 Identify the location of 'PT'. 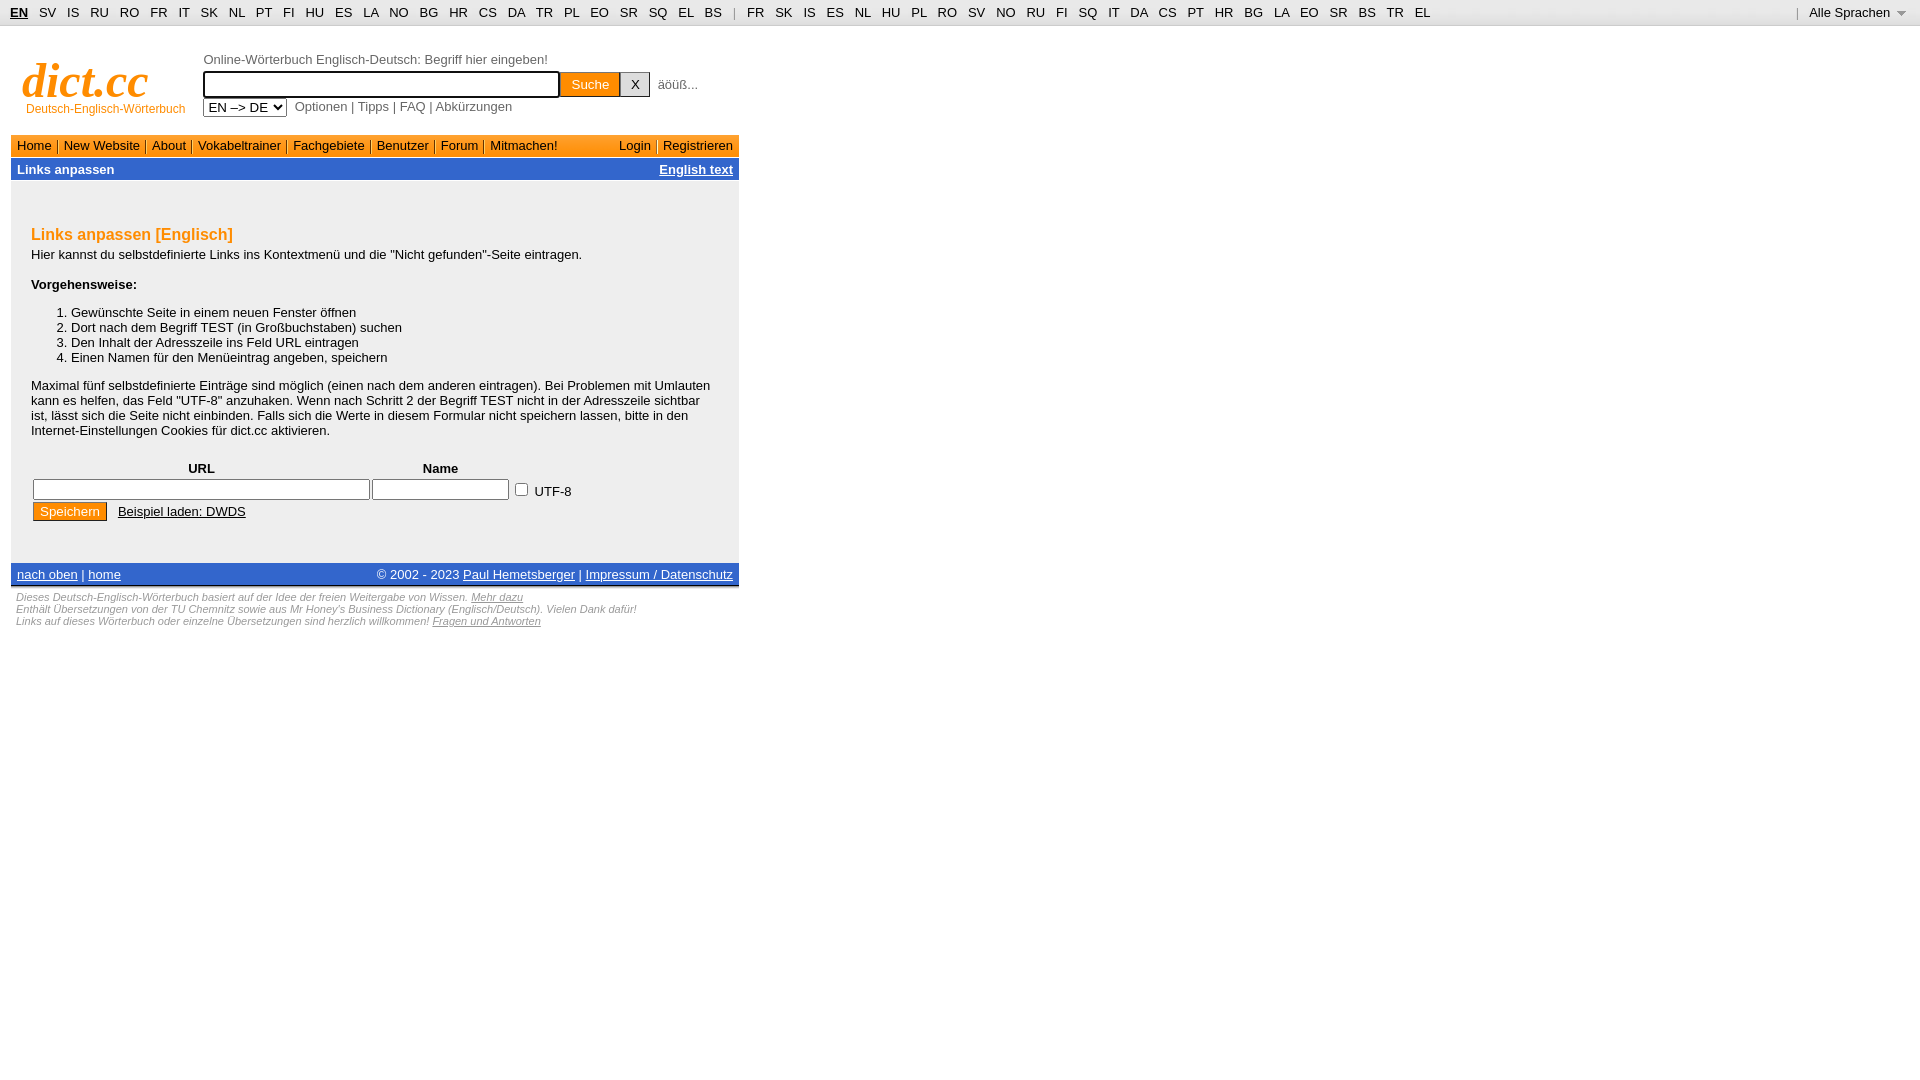
(254, 12).